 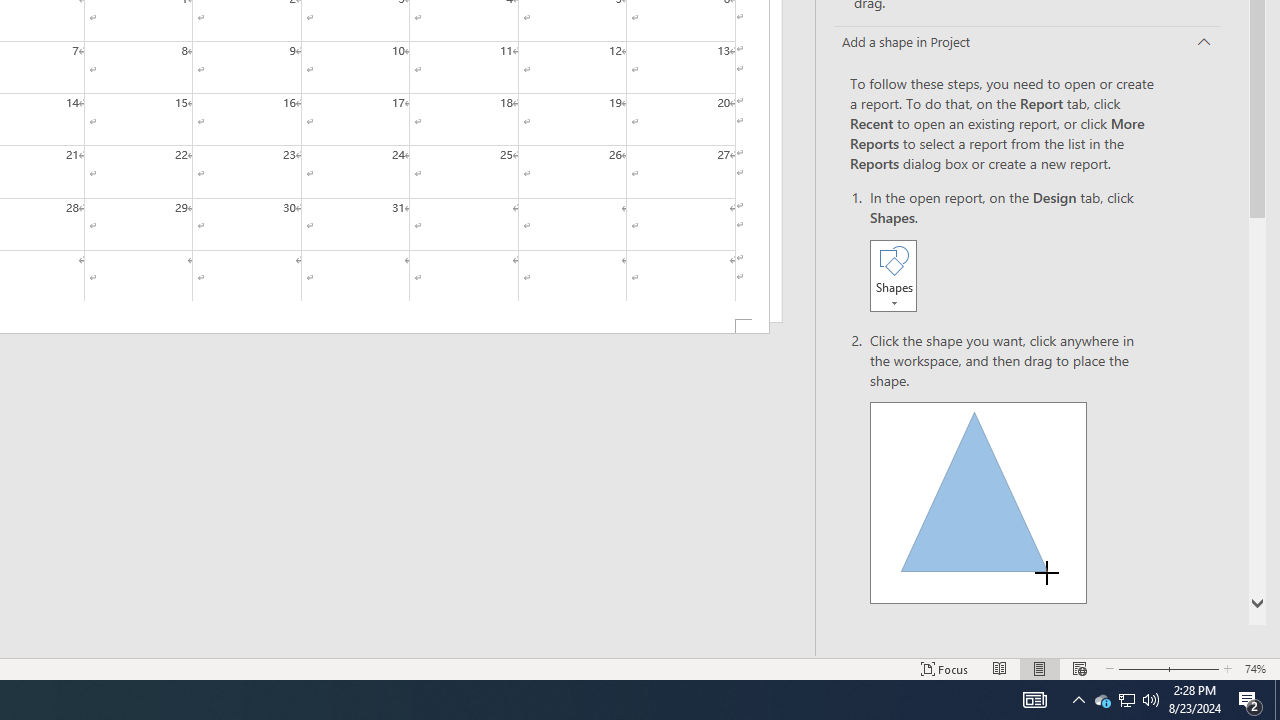 What do you see at coordinates (1027, 43) in the screenshot?
I see `'Add a shape in Project'` at bounding box center [1027, 43].